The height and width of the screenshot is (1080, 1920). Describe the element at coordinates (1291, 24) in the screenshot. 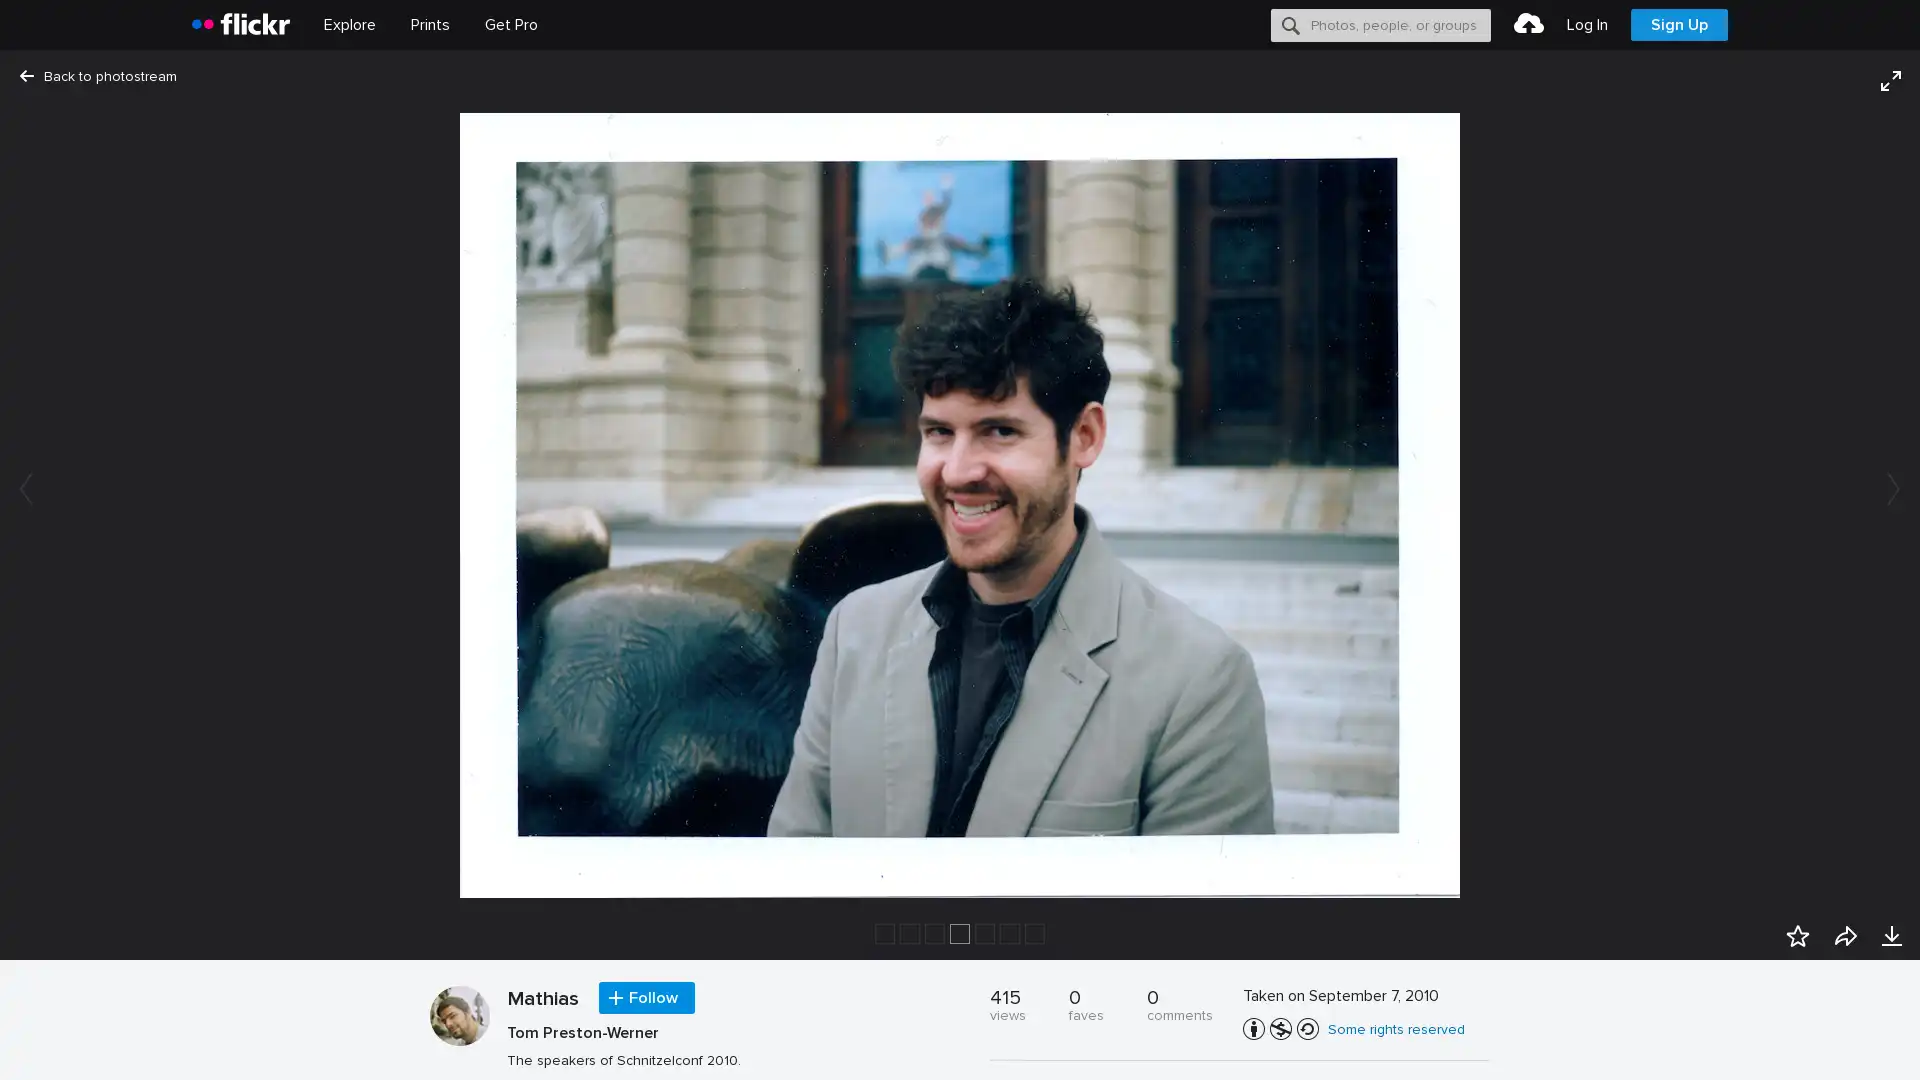

I see `Search` at that location.